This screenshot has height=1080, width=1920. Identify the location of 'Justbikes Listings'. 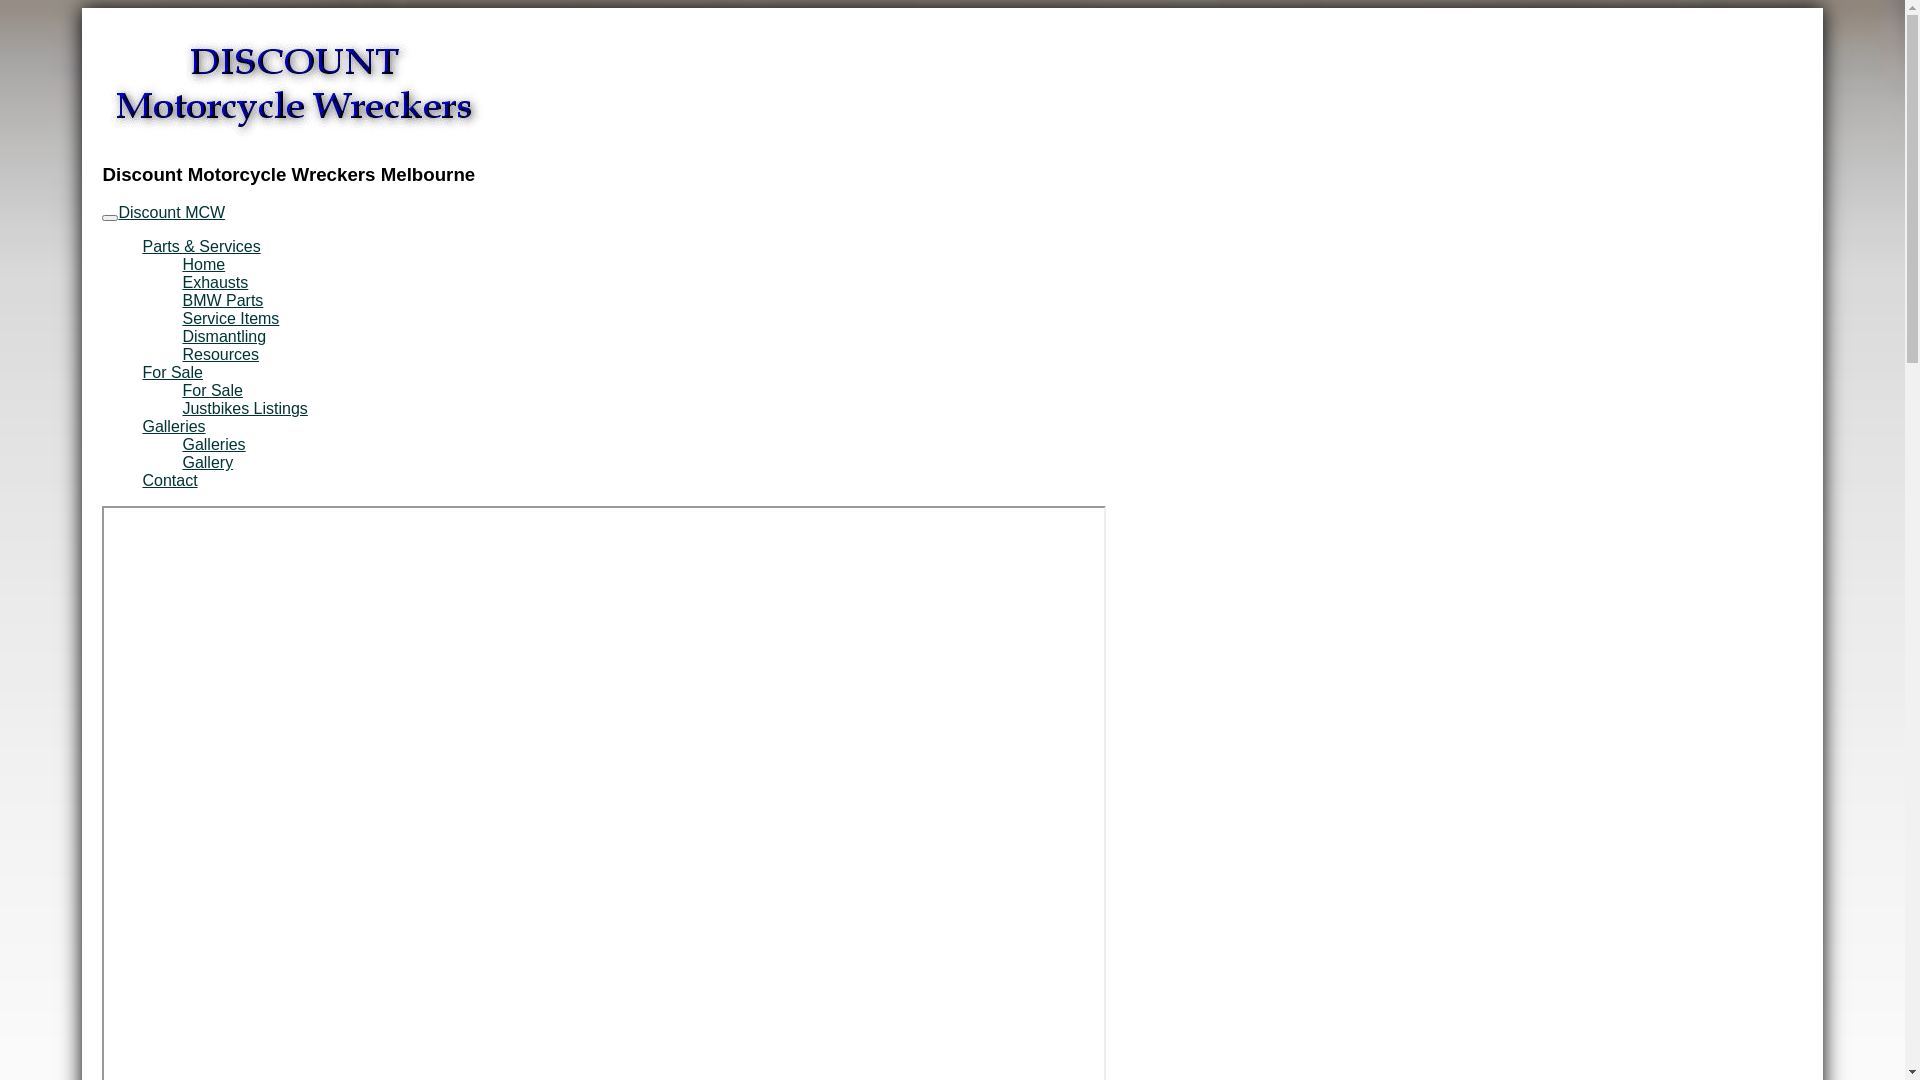
(243, 407).